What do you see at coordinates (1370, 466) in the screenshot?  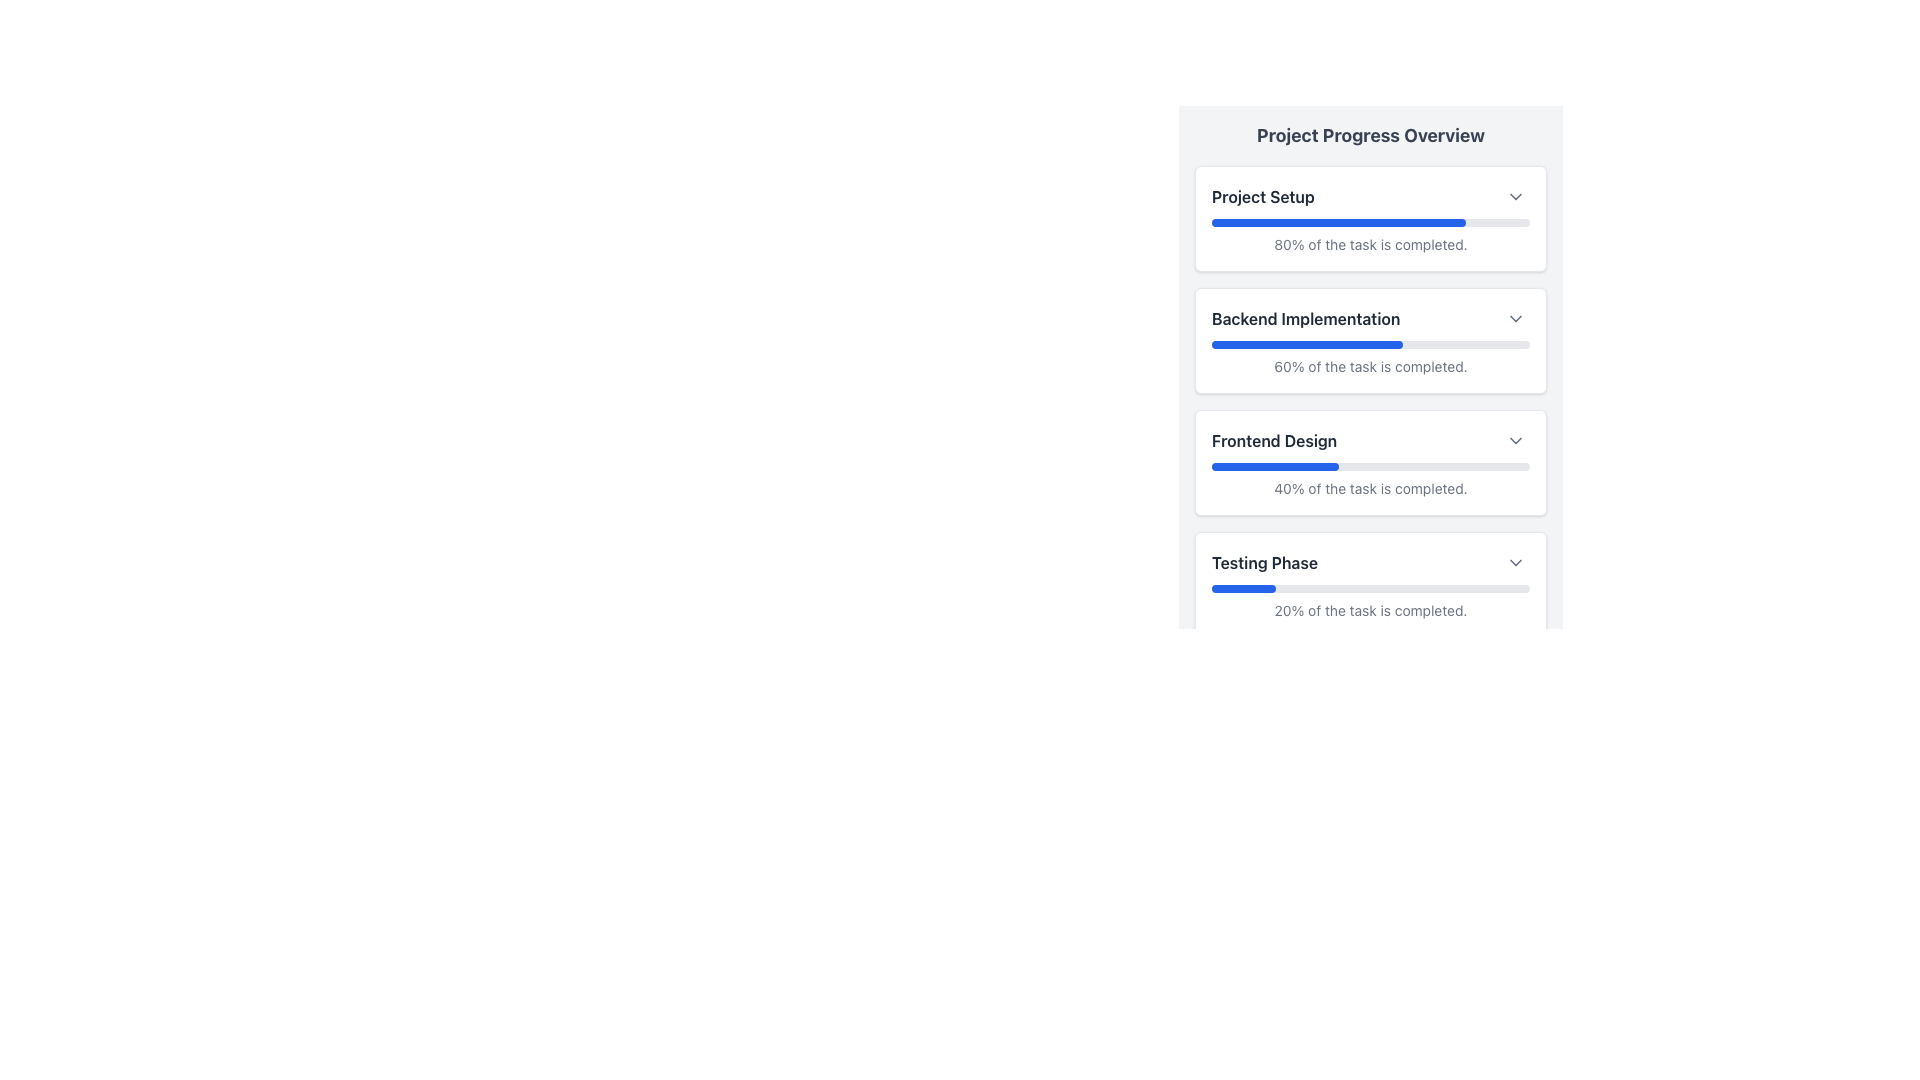 I see `the progress bar indicating 40% completion located within the 'Frontend Design' card, positioned directly below the title 'Frontend Design'` at bounding box center [1370, 466].